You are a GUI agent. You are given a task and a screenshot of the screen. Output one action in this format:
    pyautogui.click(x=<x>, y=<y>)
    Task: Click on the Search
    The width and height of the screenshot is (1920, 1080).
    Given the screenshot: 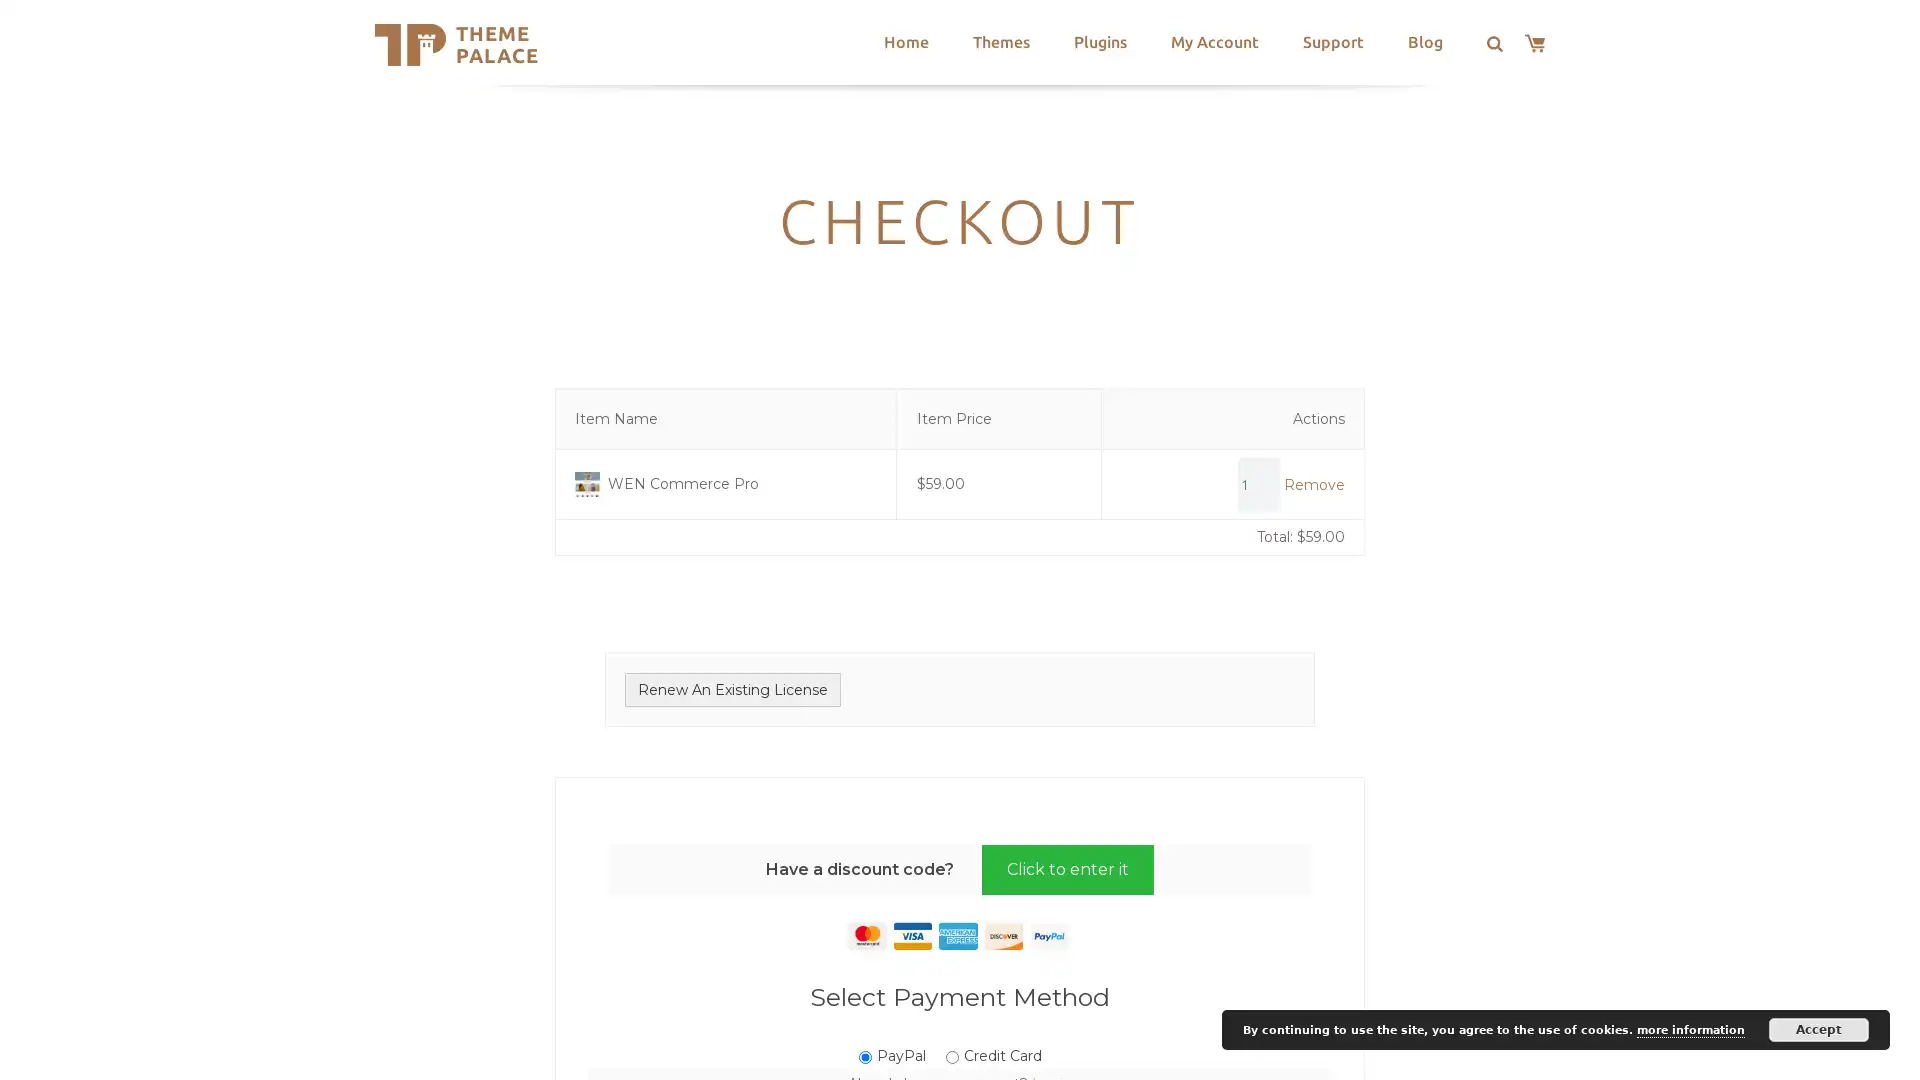 What is the action you would take?
    pyautogui.click(x=617, y=45)
    